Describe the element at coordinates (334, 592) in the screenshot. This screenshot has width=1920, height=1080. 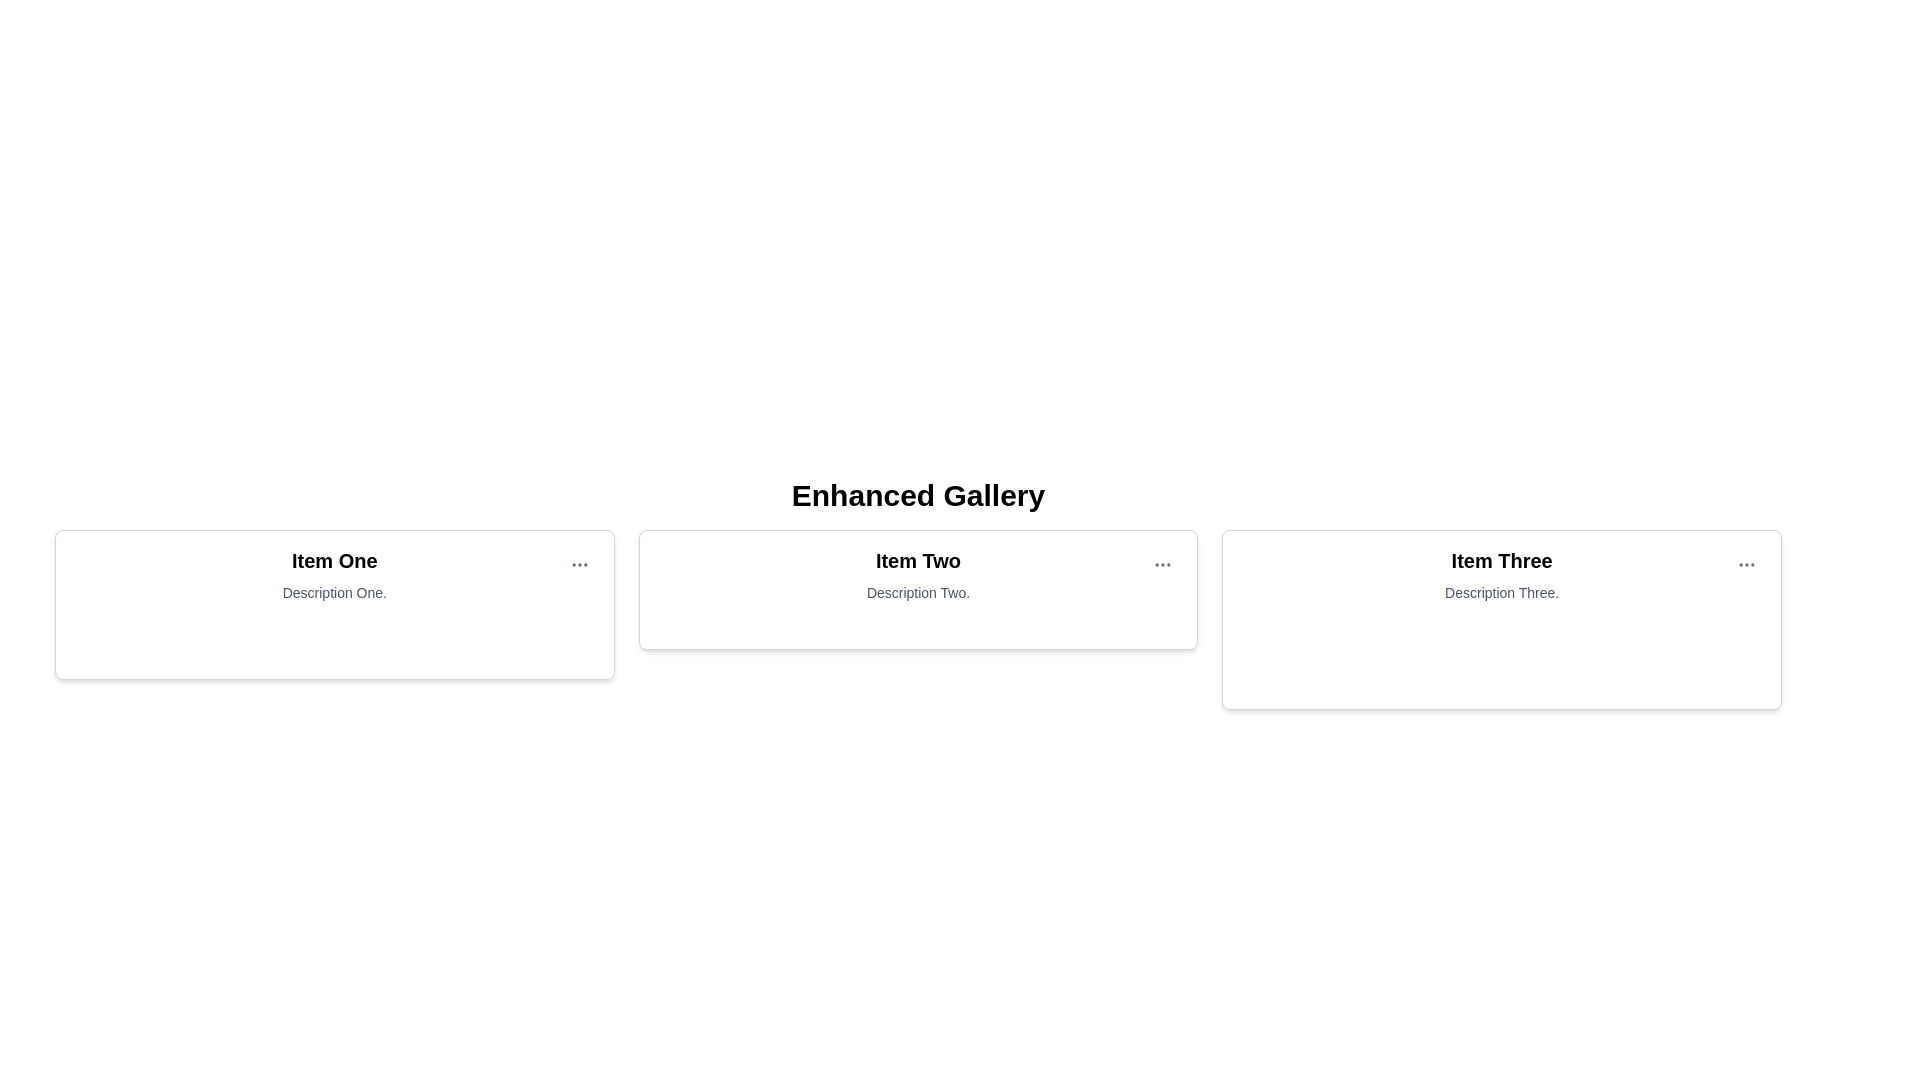
I see `gray text element displaying 'Description One.' located below the bold text 'Item One.' in the card section` at that location.